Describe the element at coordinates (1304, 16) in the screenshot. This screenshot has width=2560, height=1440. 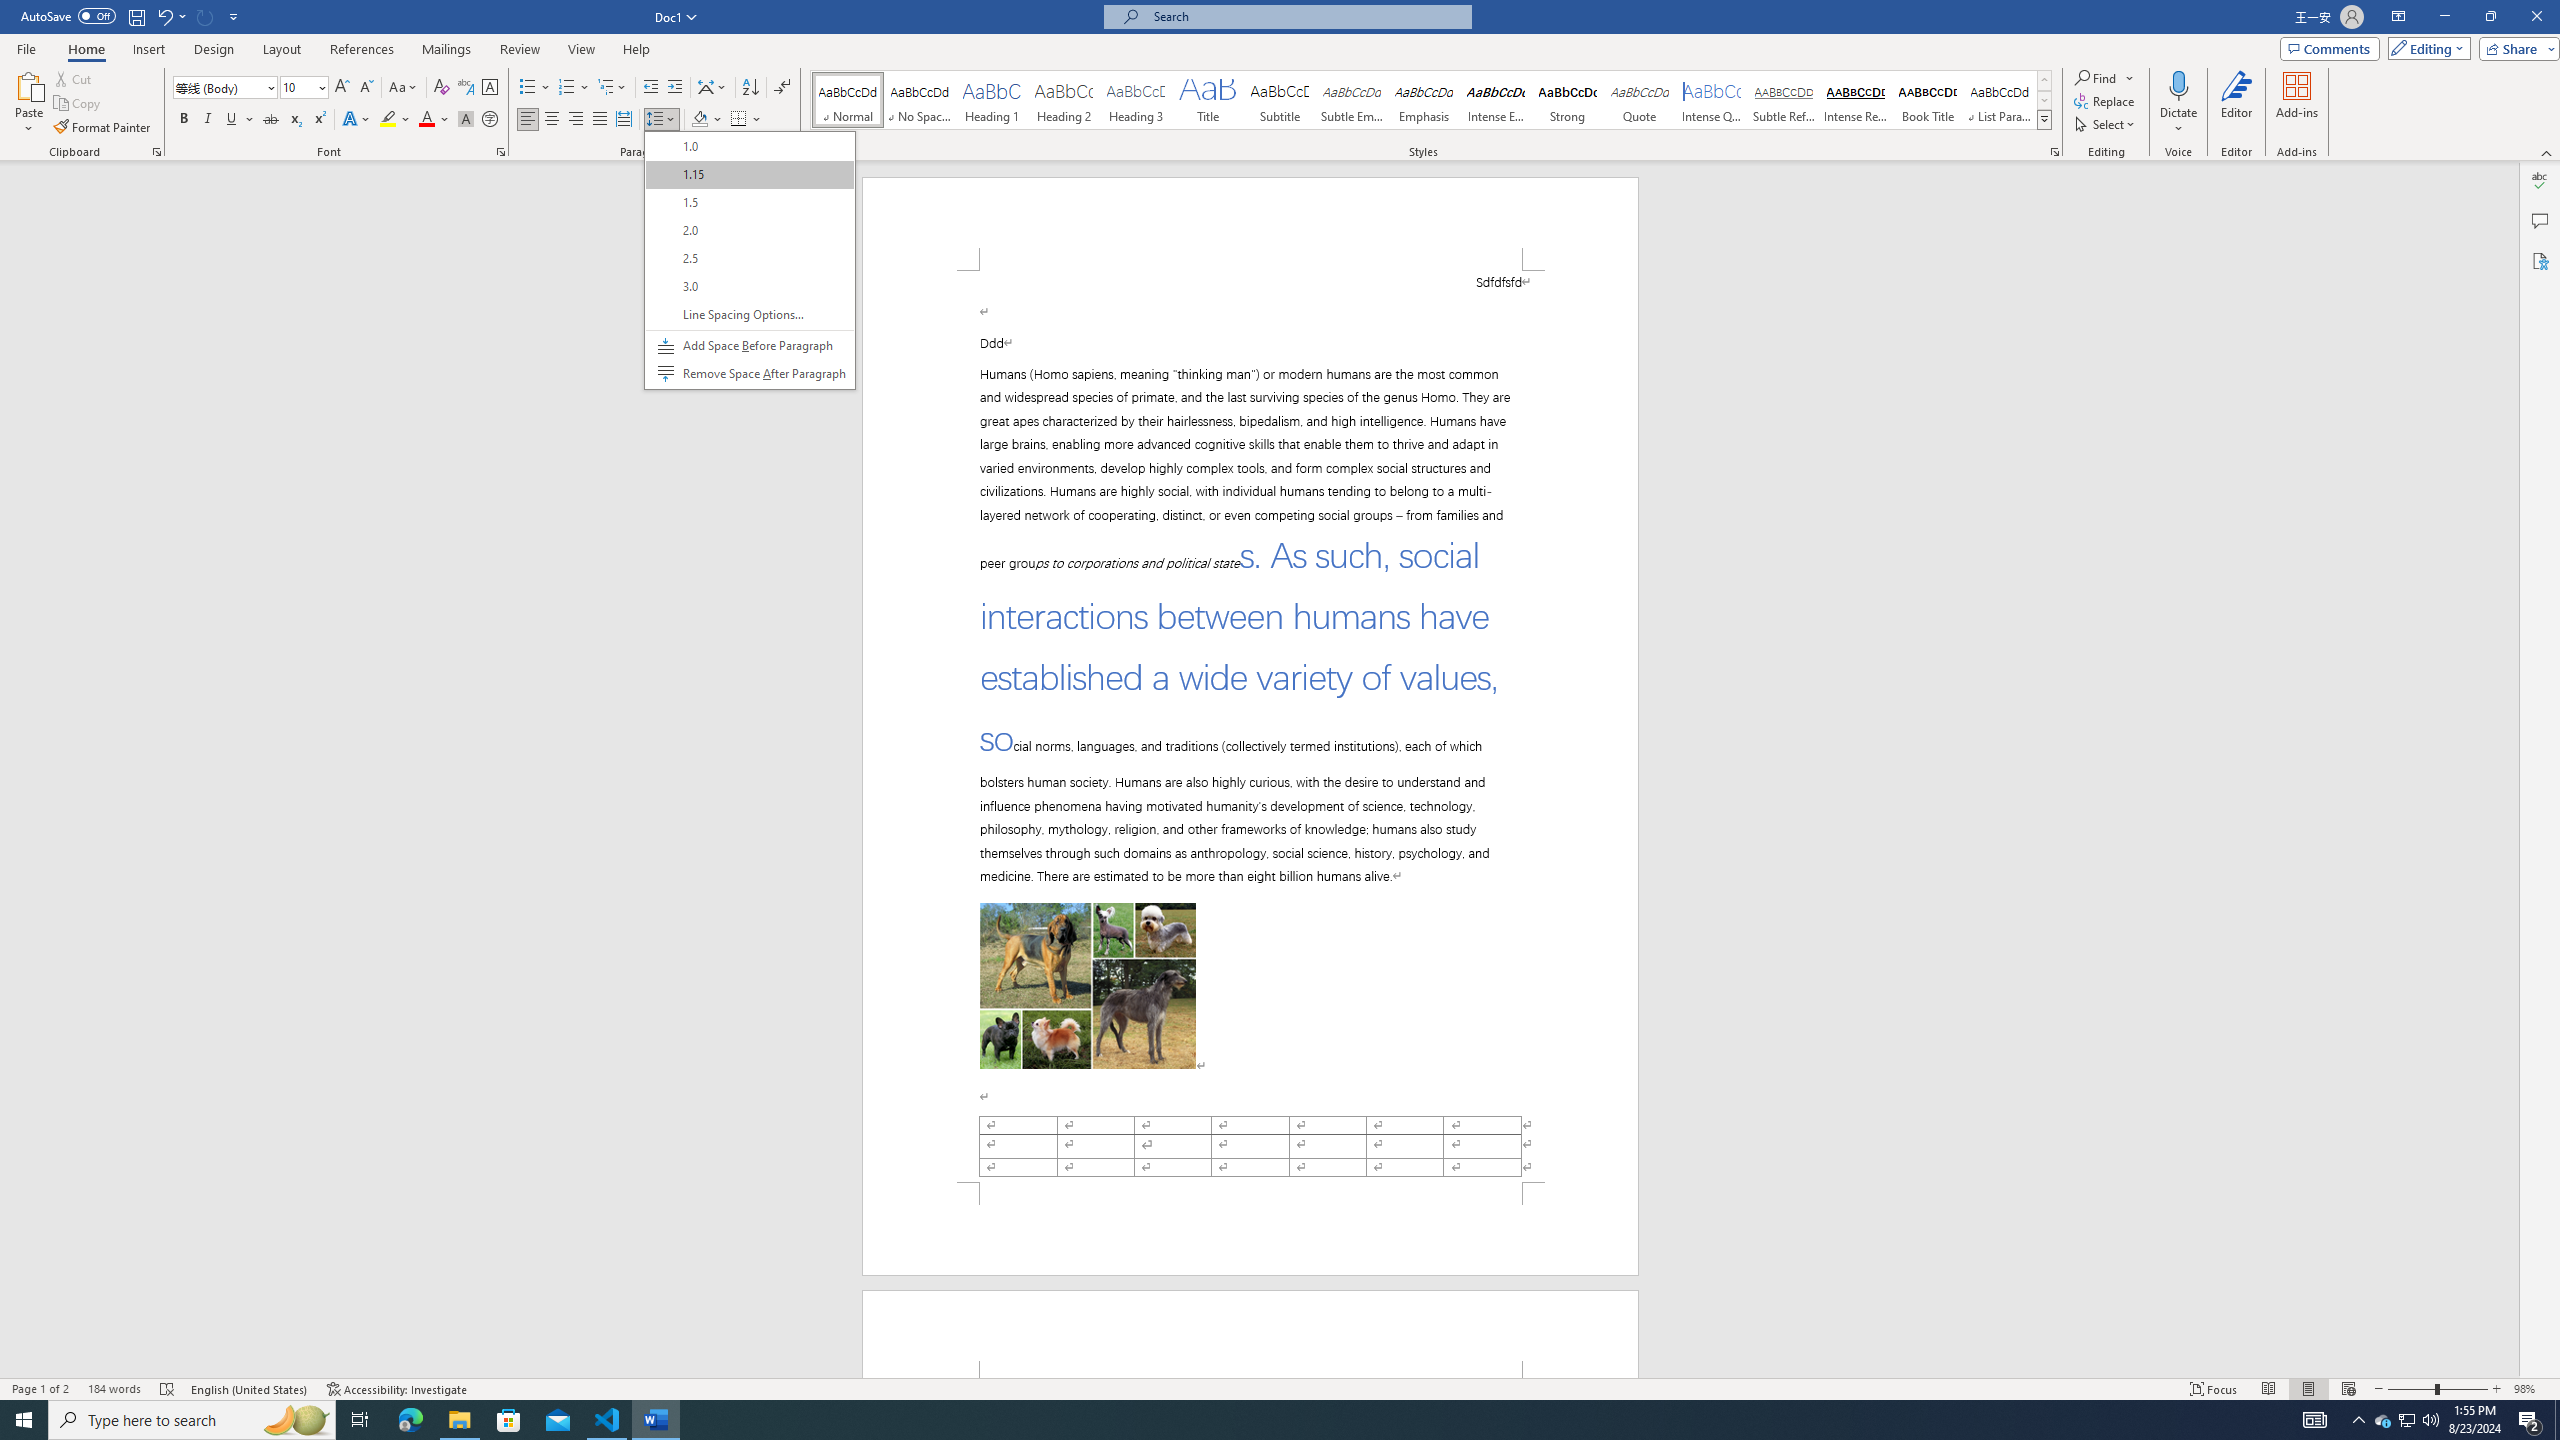
I see `'Microsoft search'` at that location.